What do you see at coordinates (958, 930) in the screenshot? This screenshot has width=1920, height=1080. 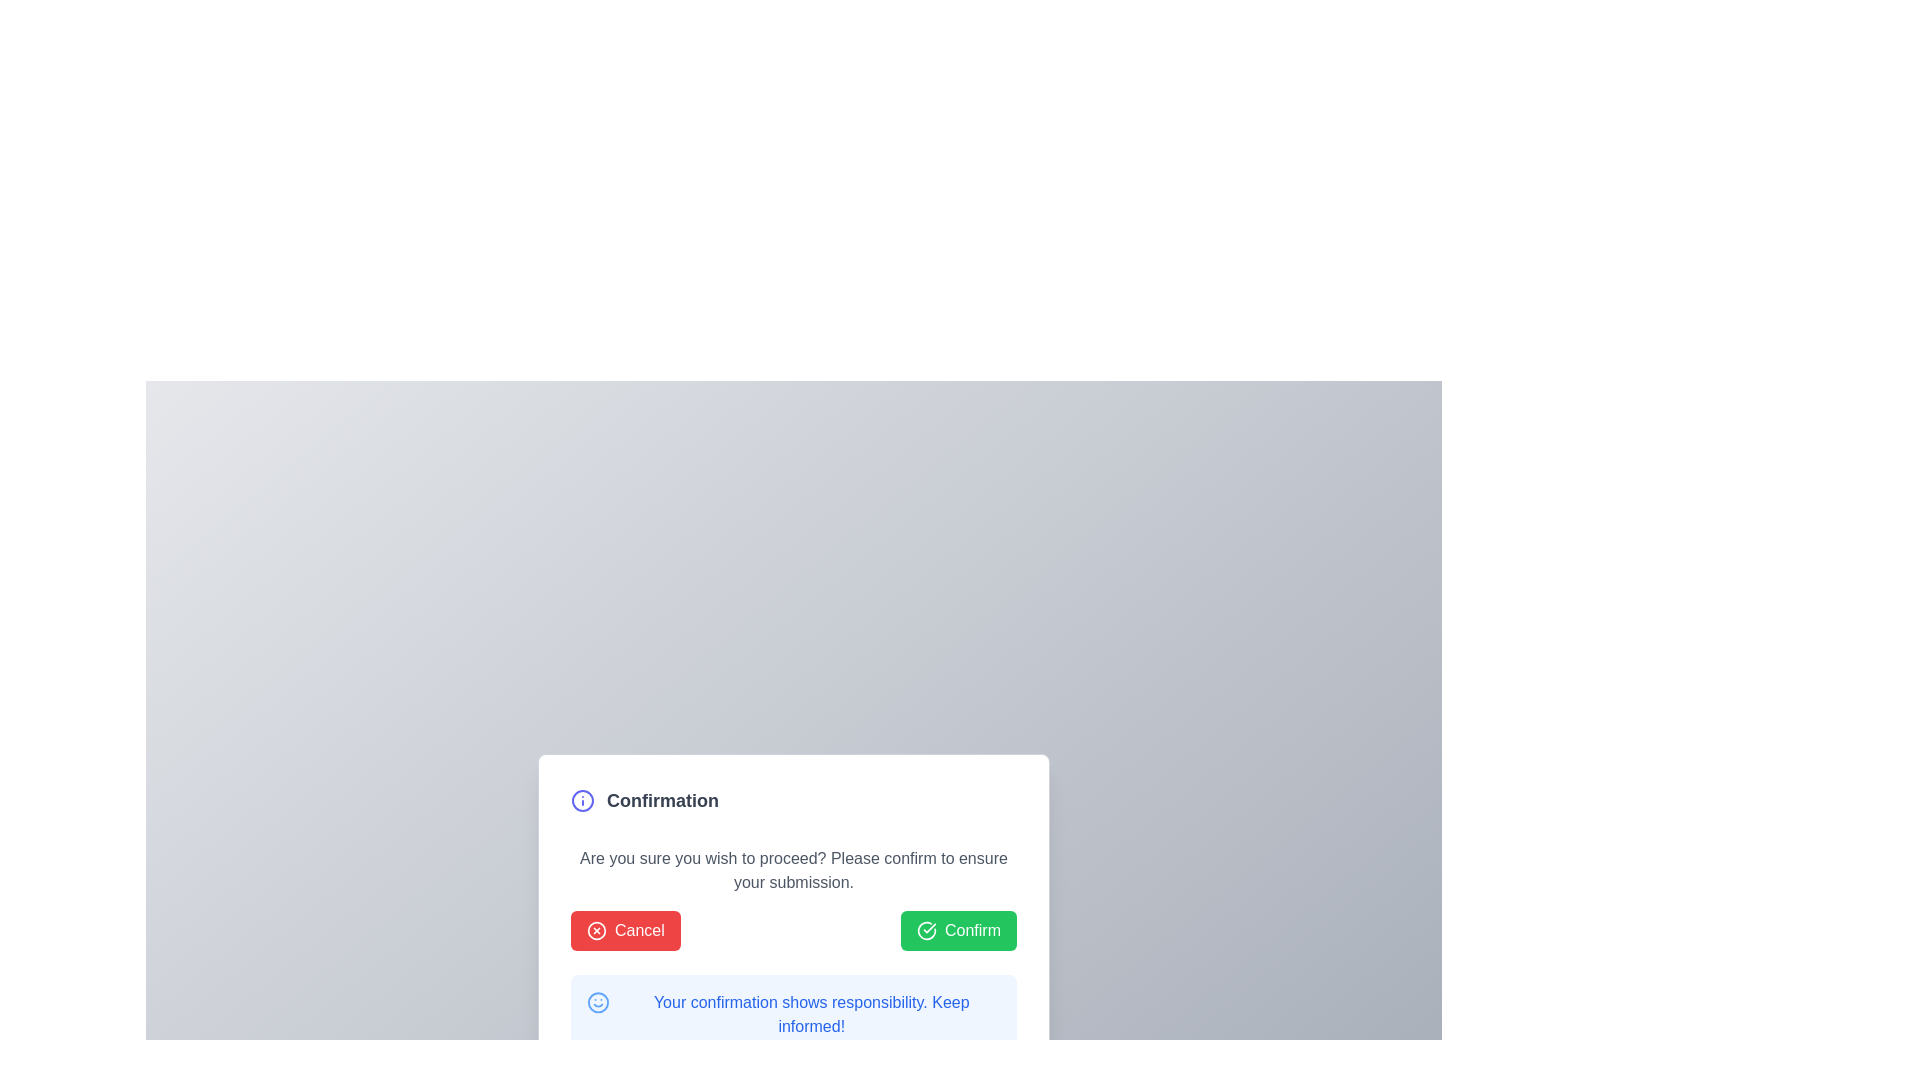 I see `the 'Confirm' button with a green background and a circular checkmark icon located in the footer section of the modal window` at bounding box center [958, 930].